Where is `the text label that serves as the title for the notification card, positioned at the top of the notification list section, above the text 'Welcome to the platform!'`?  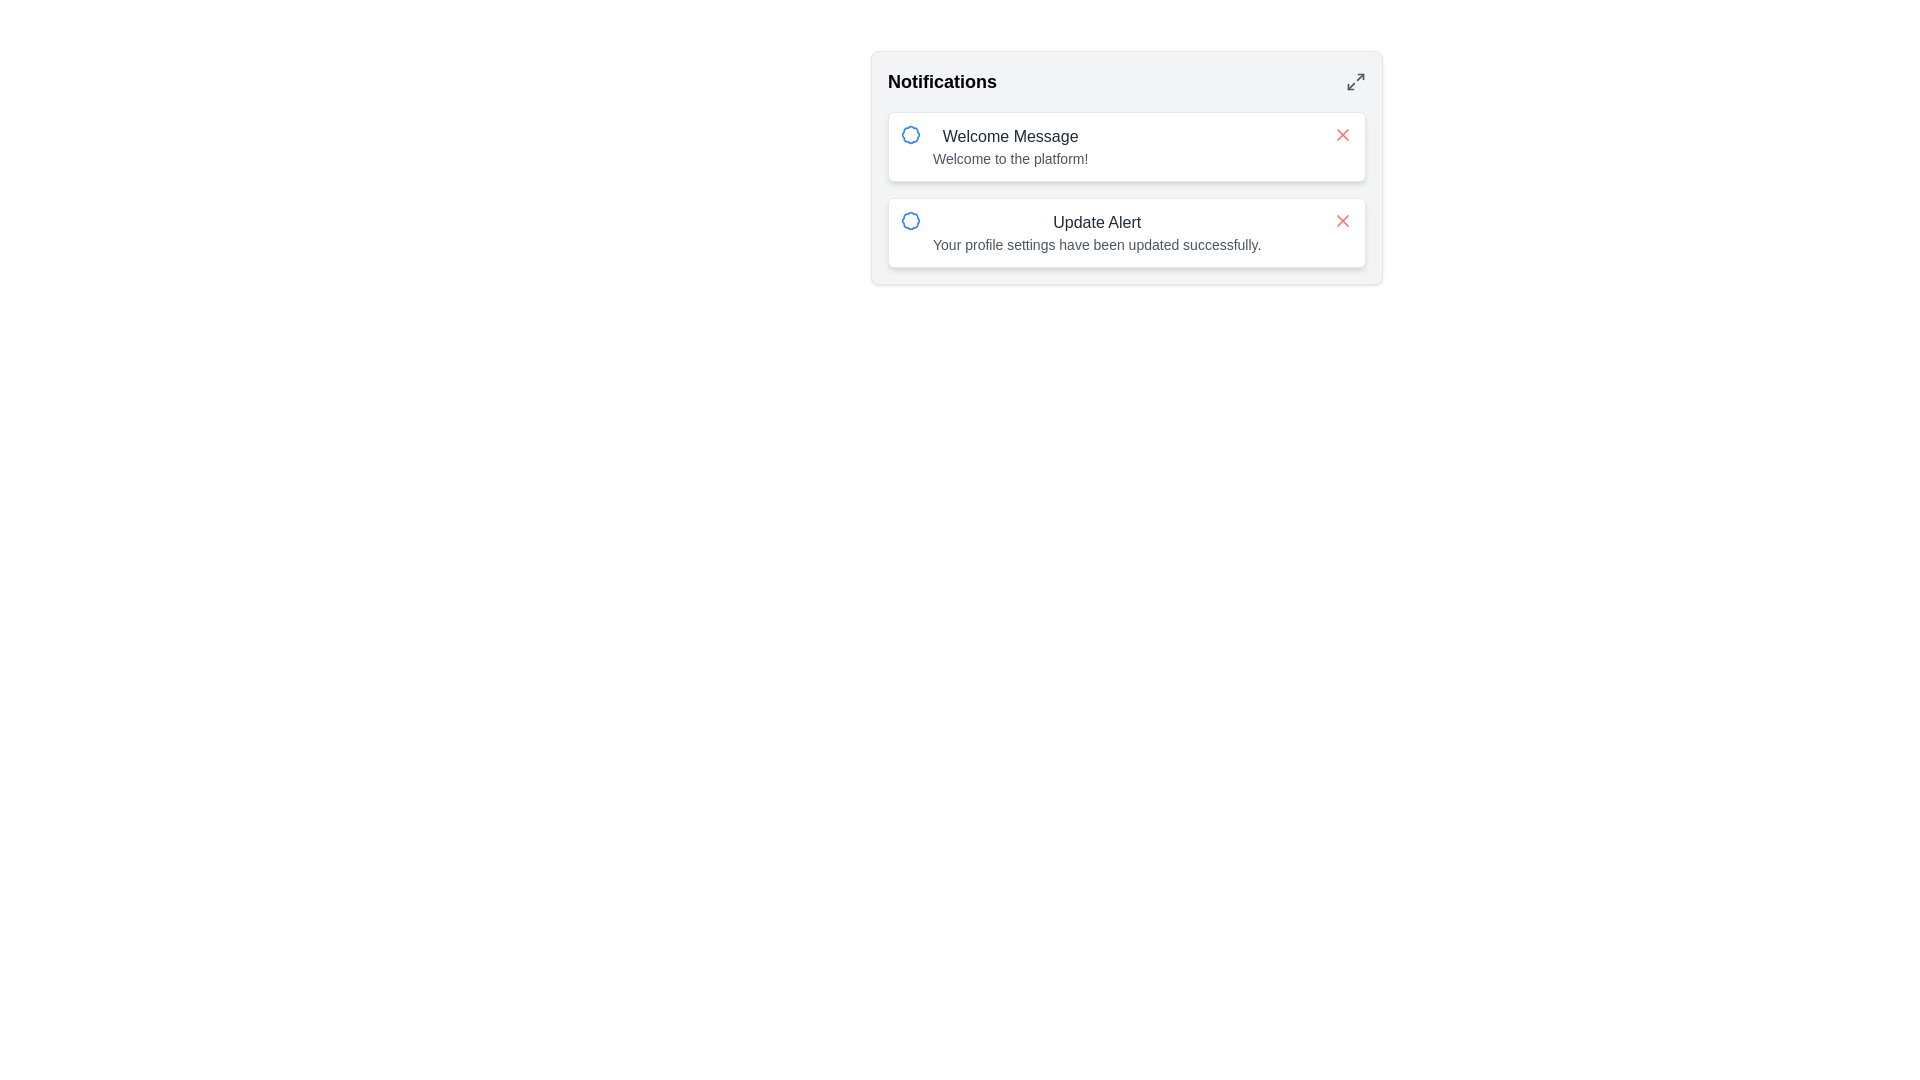
the text label that serves as the title for the notification card, positioned at the top of the notification list section, above the text 'Welcome to the platform!' is located at coordinates (1010, 136).